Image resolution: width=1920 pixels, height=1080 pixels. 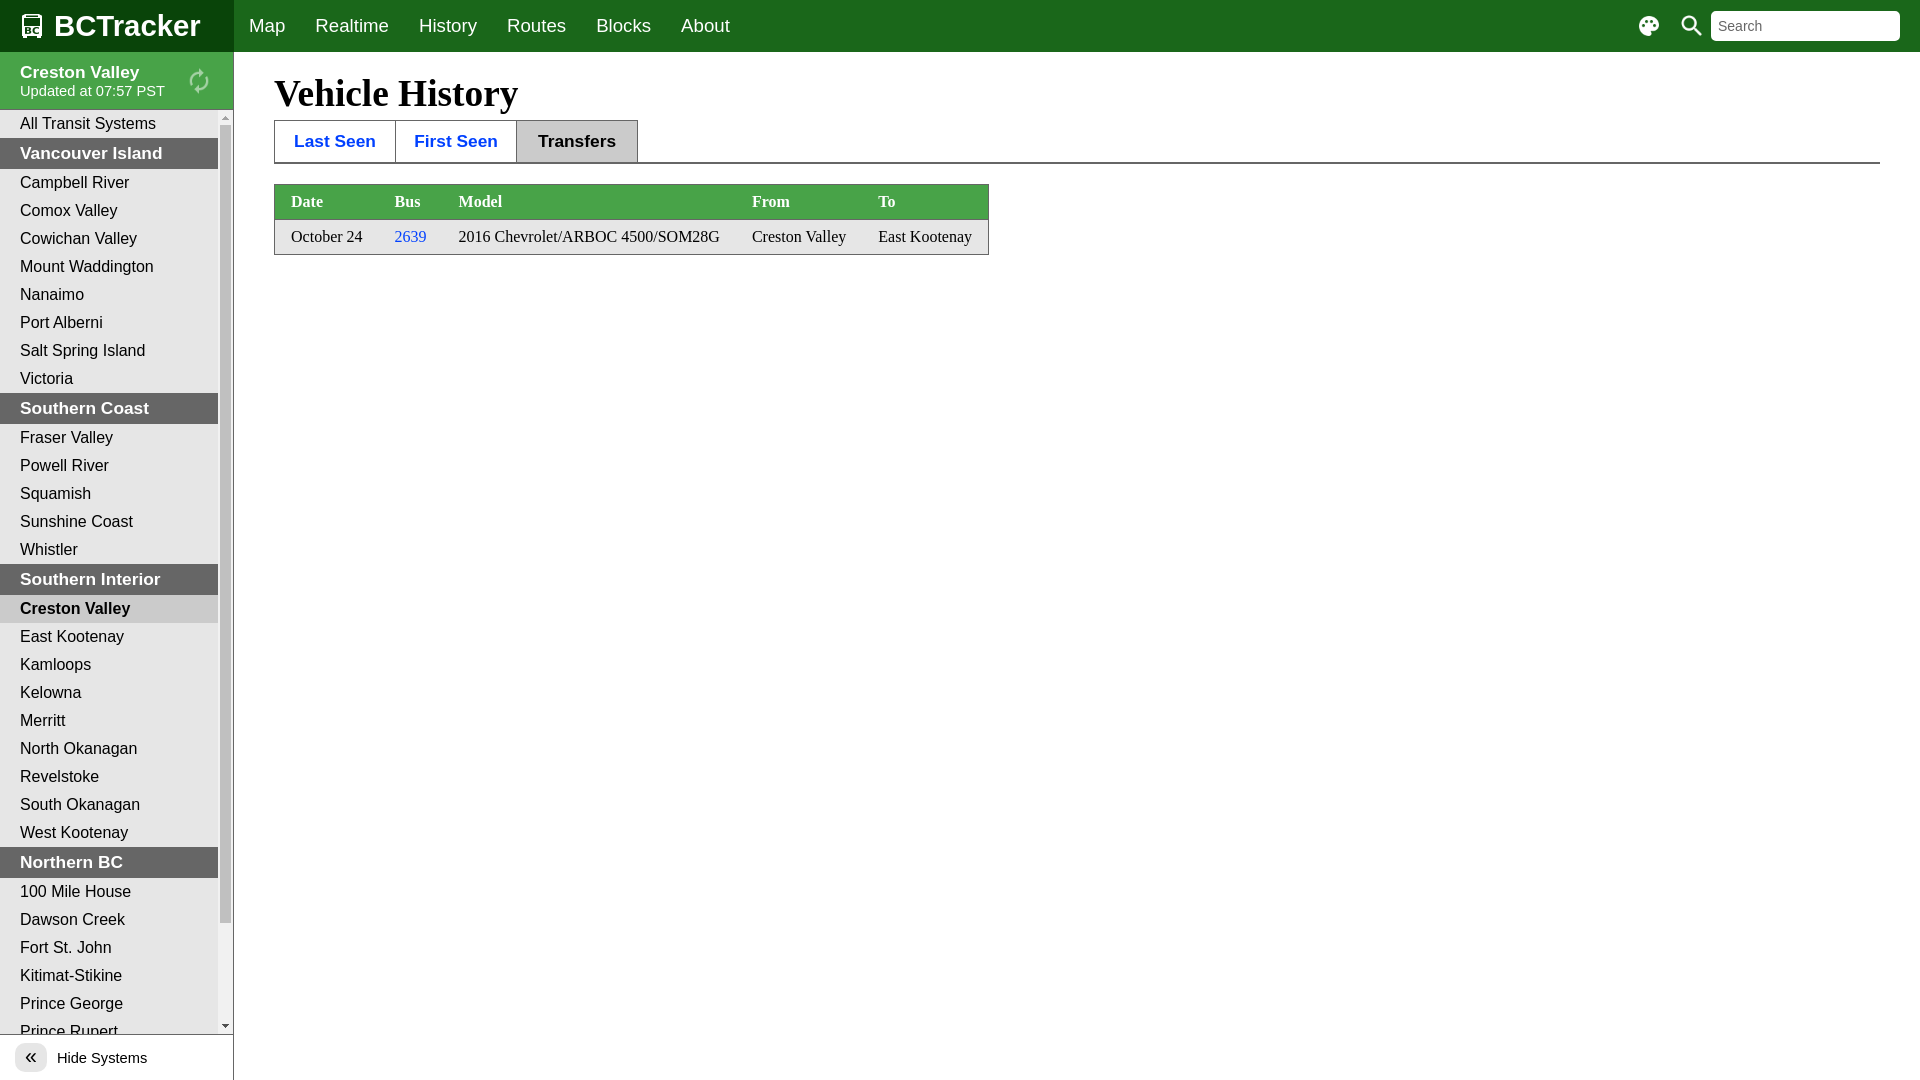 I want to click on 'Dawson Creek', so click(x=108, y=920).